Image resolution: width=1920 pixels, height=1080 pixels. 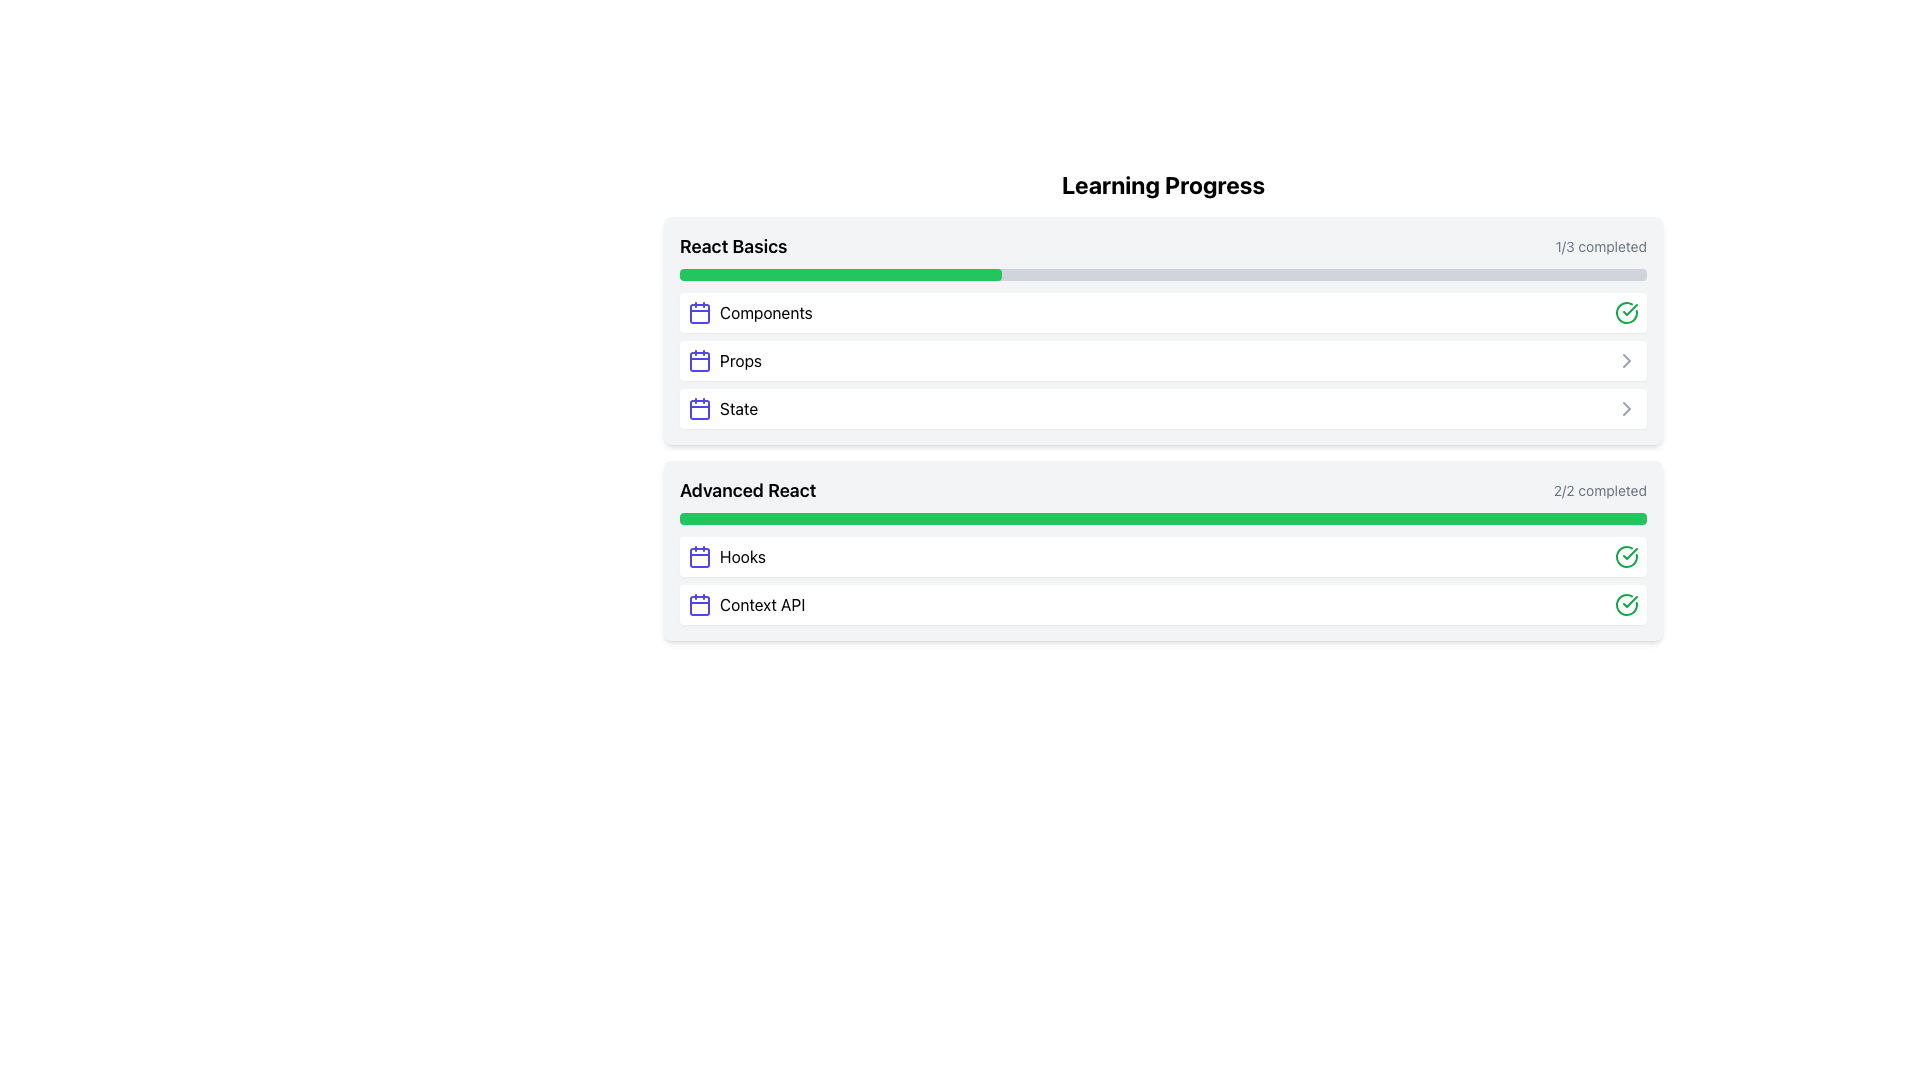 I want to click on the circular completion indicator with a green border and checkmark inside, located in the bottom section of the interface under 'Advanced React', rightmost side of the 'Context API' row, so click(x=1627, y=556).